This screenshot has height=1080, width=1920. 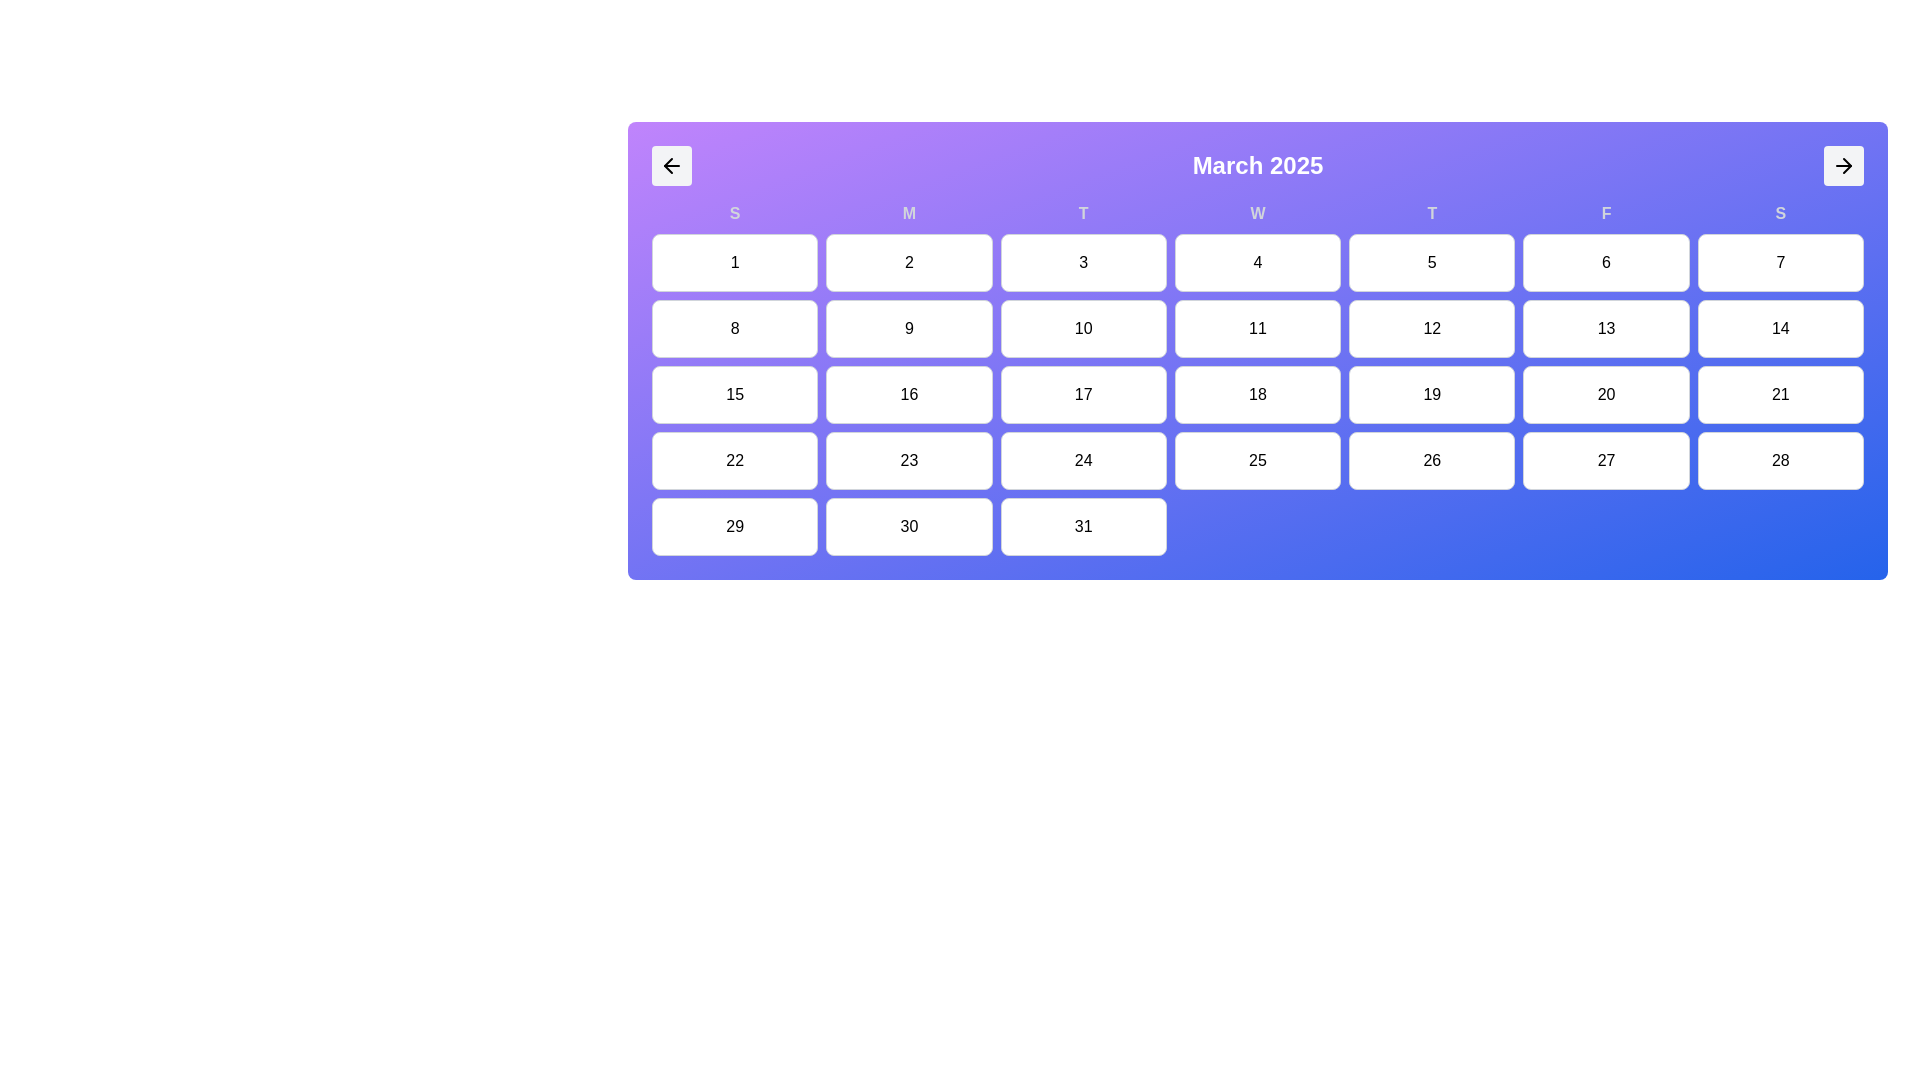 What do you see at coordinates (908, 327) in the screenshot?
I see `the button representing the ninth day` at bounding box center [908, 327].